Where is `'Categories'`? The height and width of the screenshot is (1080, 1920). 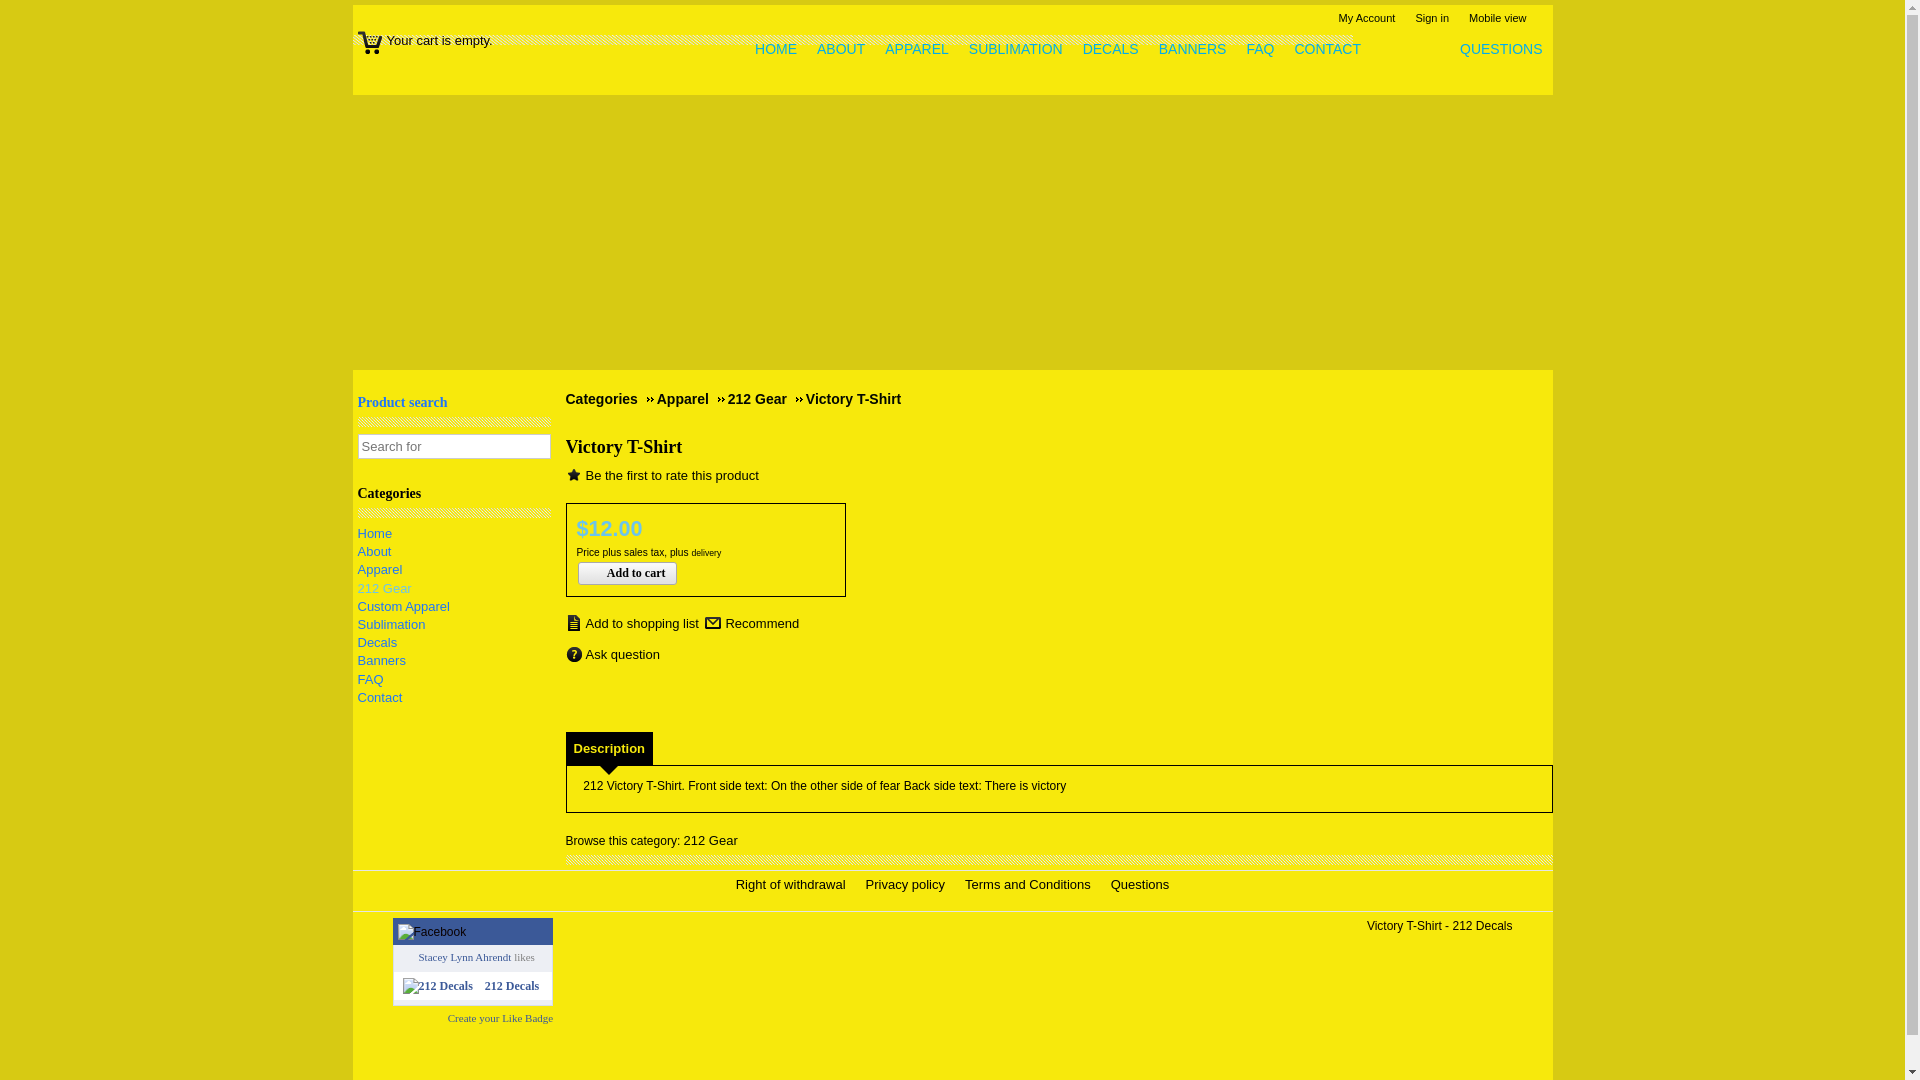
'Categories' is located at coordinates (608, 398).